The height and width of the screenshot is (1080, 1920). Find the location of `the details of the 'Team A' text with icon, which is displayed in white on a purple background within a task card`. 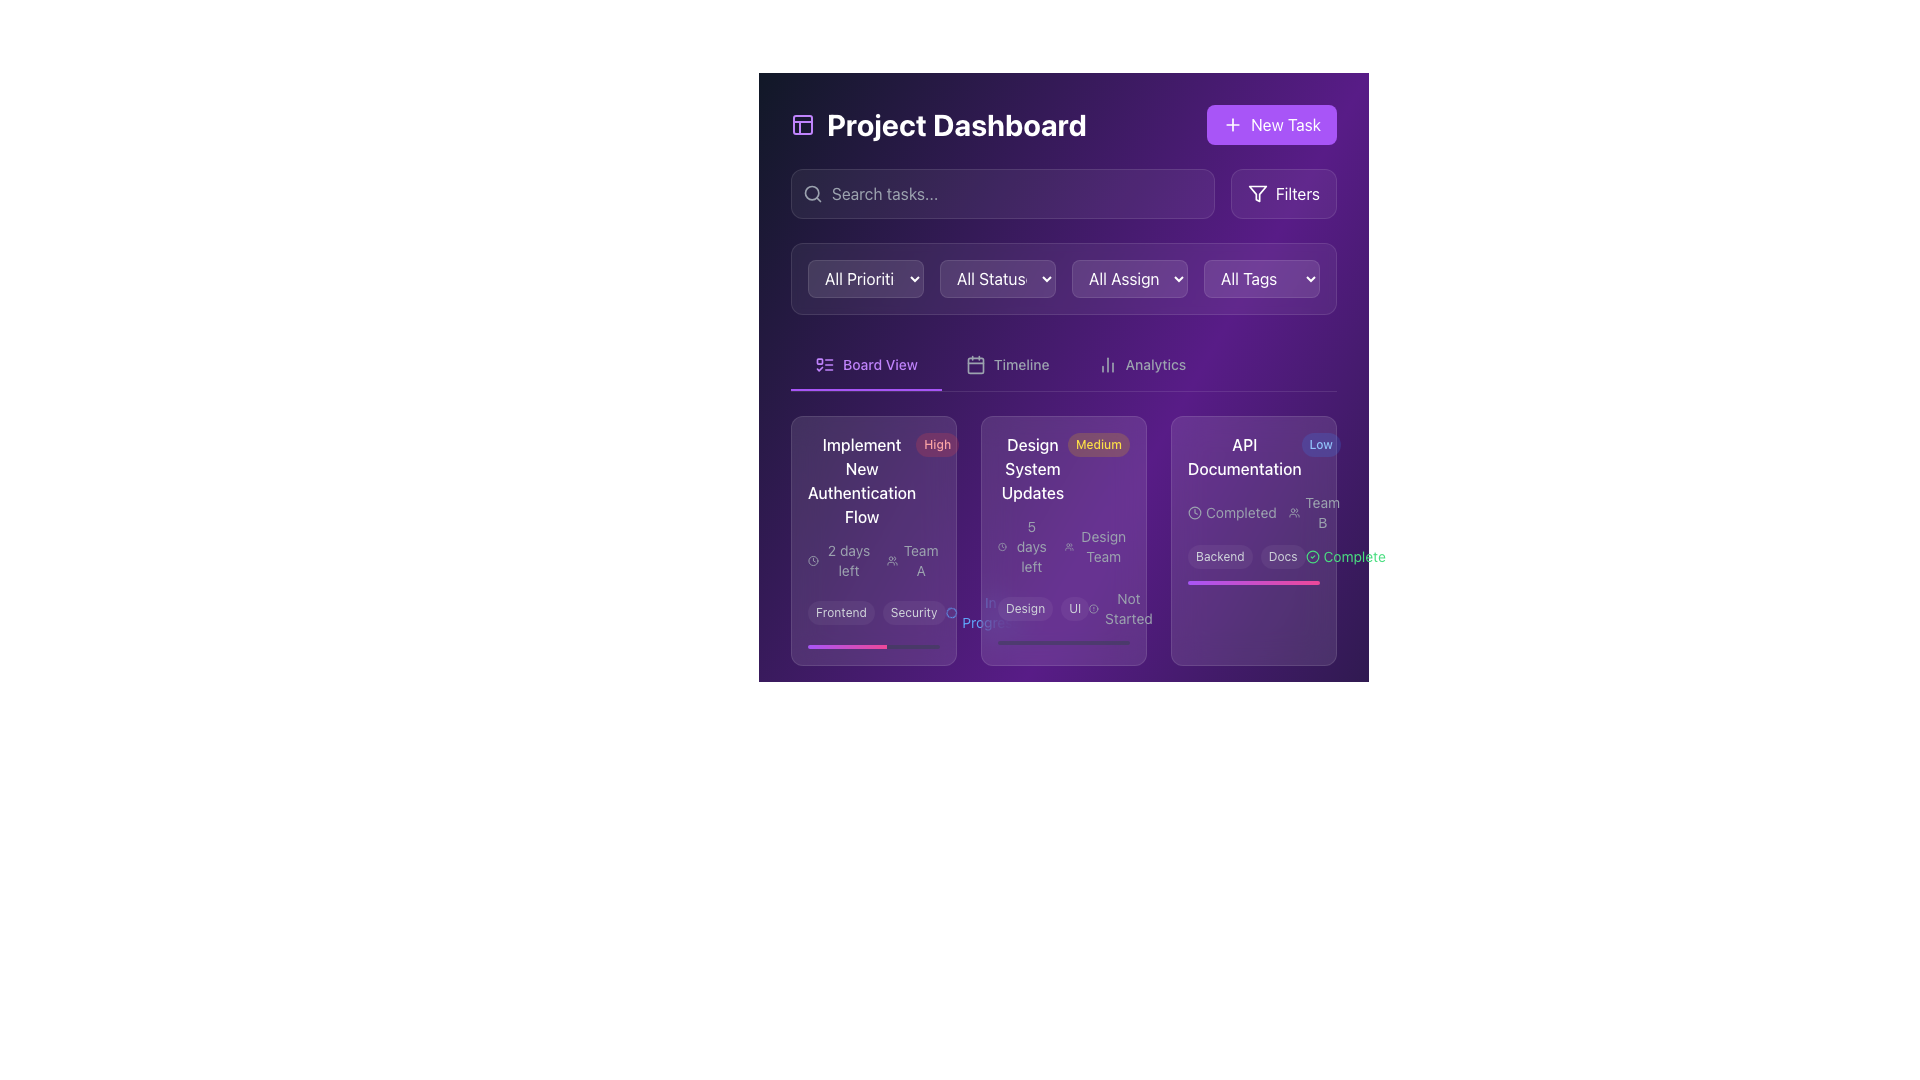

the details of the 'Team A' text with icon, which is displayed in white on a purple background within a task card is located at coordinates (912, 560).